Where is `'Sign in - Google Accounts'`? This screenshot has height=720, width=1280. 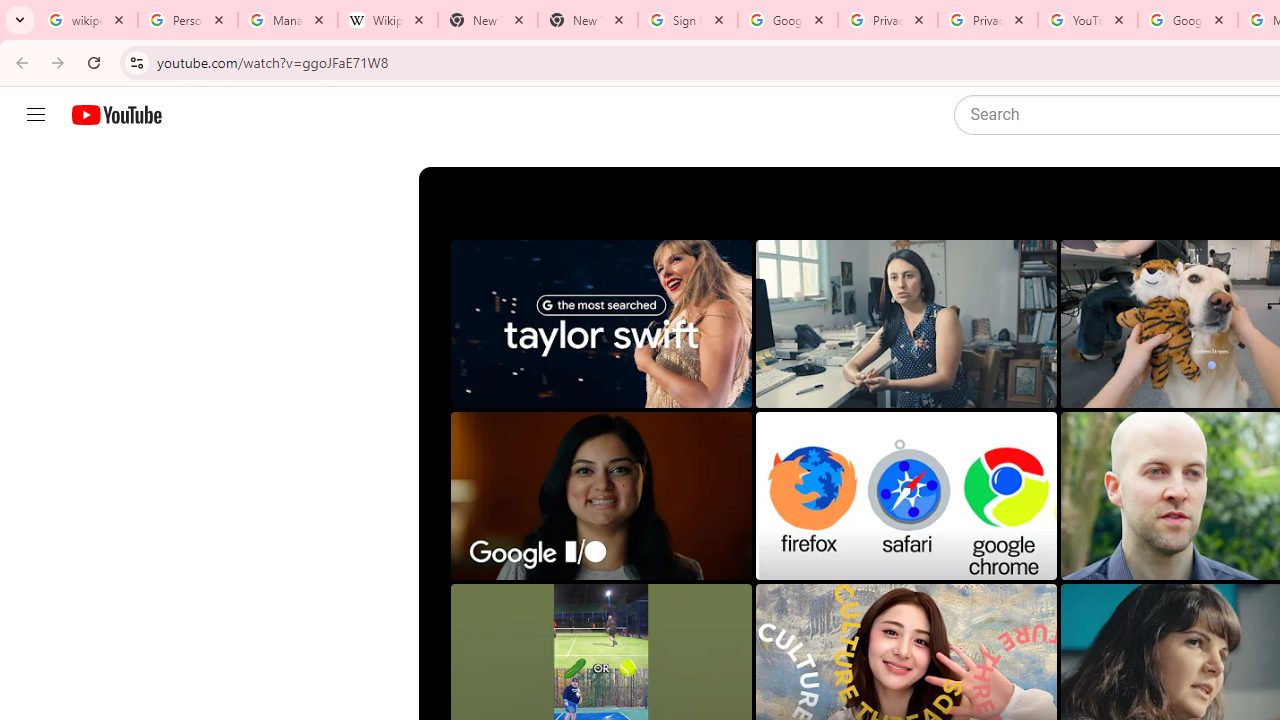 'Sign in - Google Accounts' is located at coordinates (688, 20).